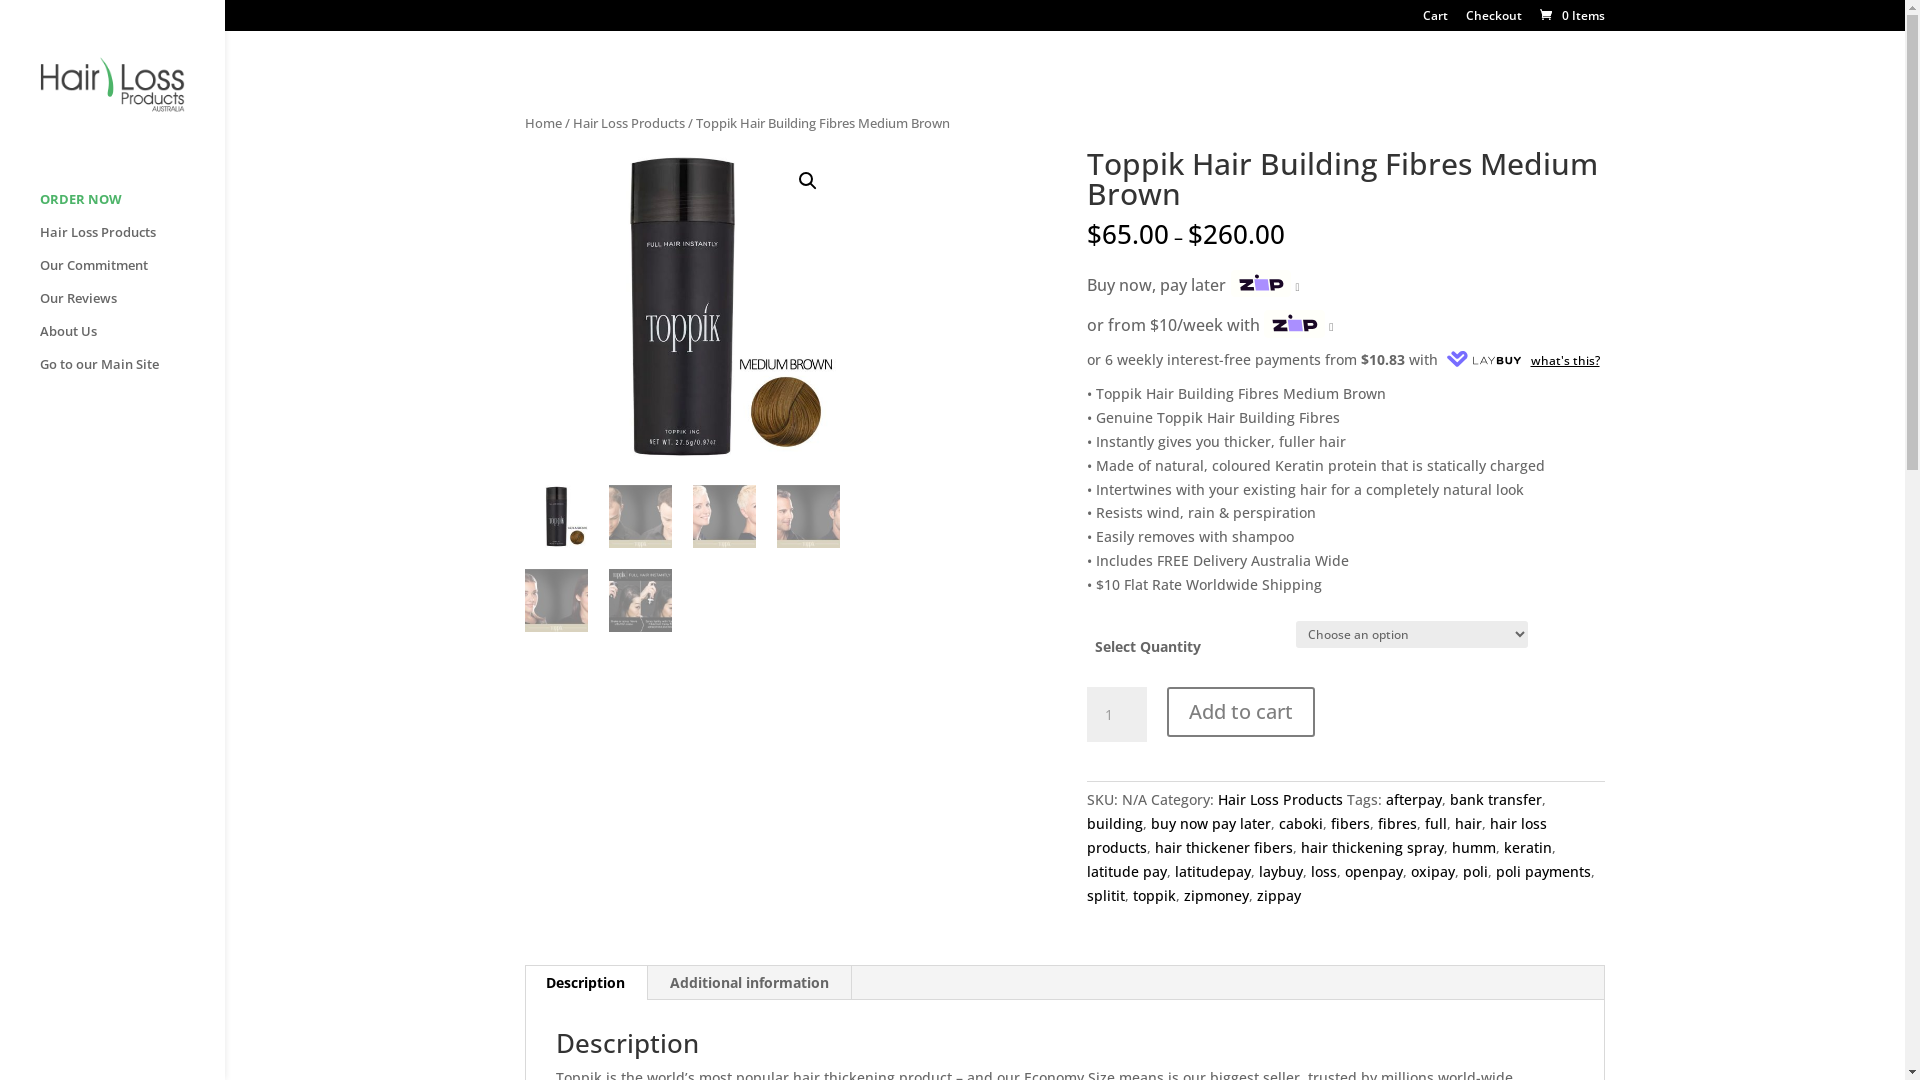  What do you see at coordinates (1310, 870) in the screenshot?
I see `'loss'` at bounding box center [1310, 870].